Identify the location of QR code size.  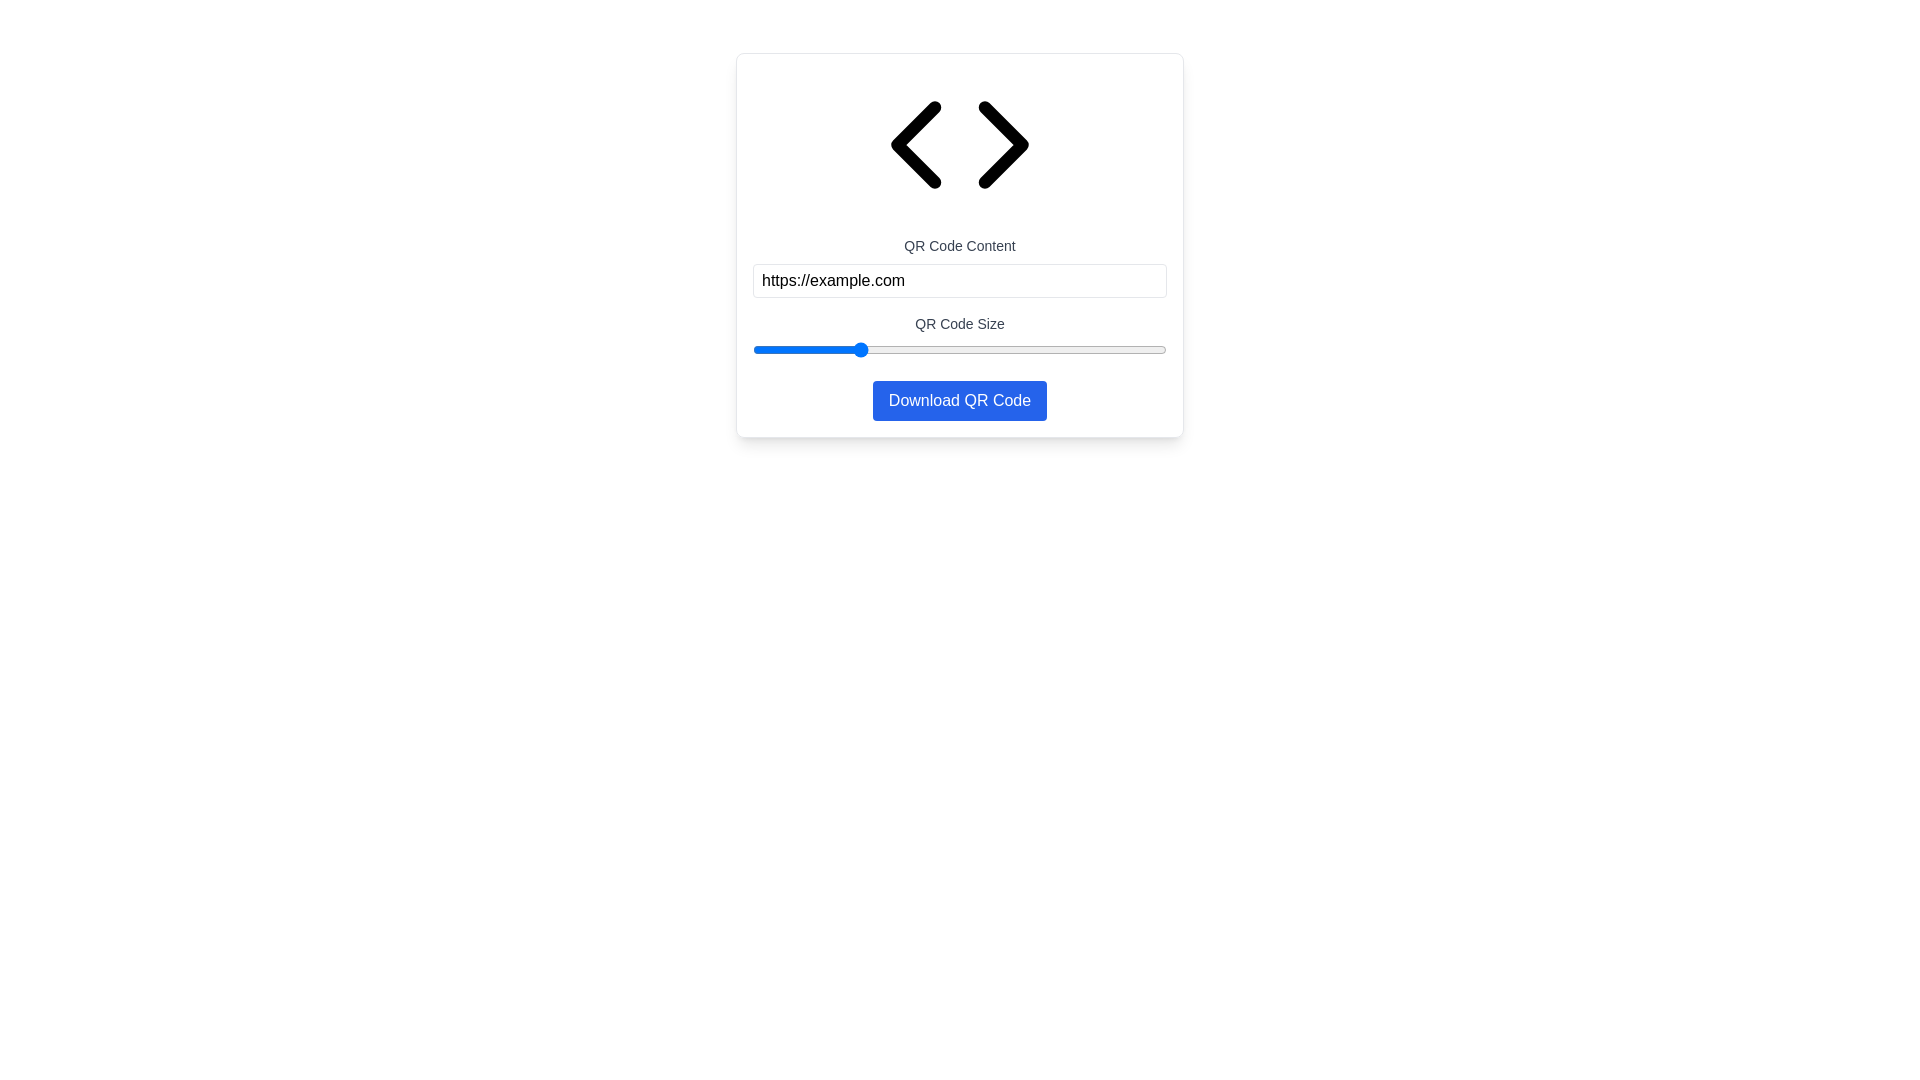
(972, 349).